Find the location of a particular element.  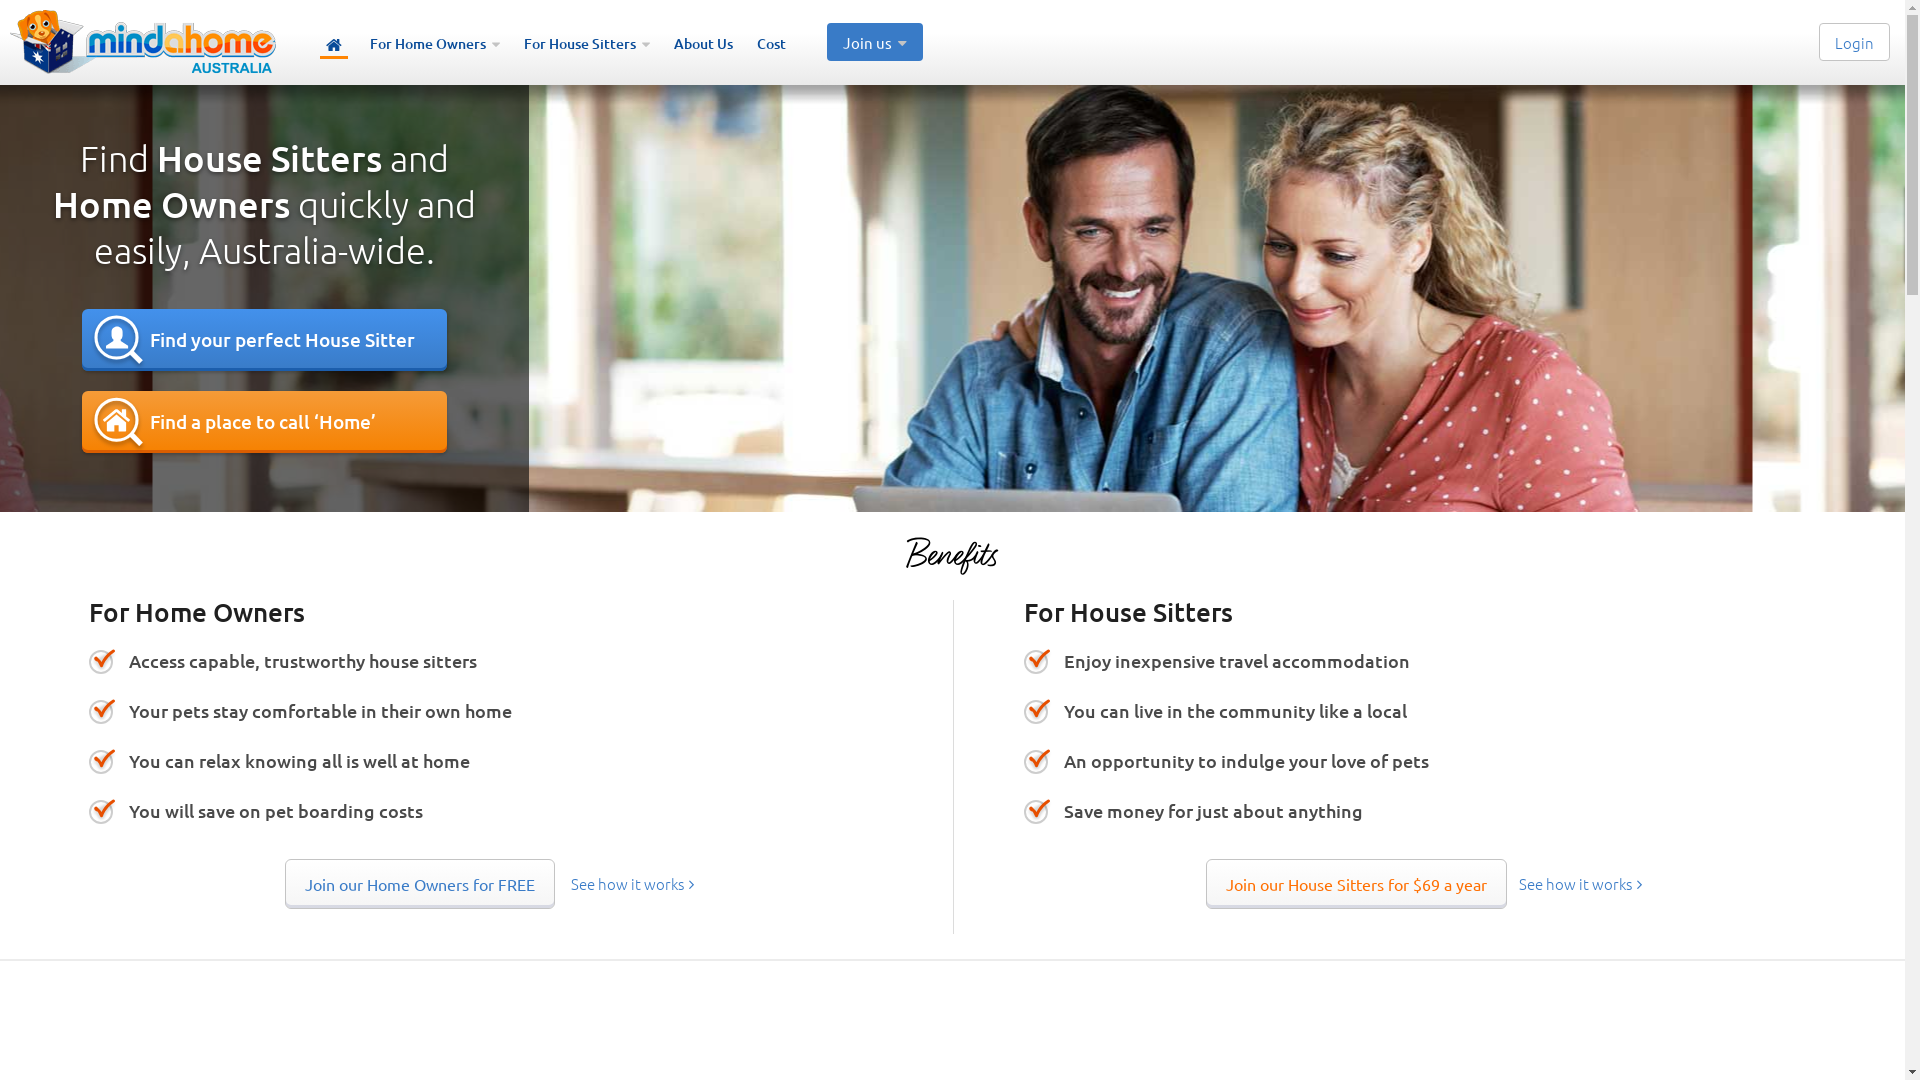

'Join our Home Owners for FREE' is located at coordinates (419, 882).